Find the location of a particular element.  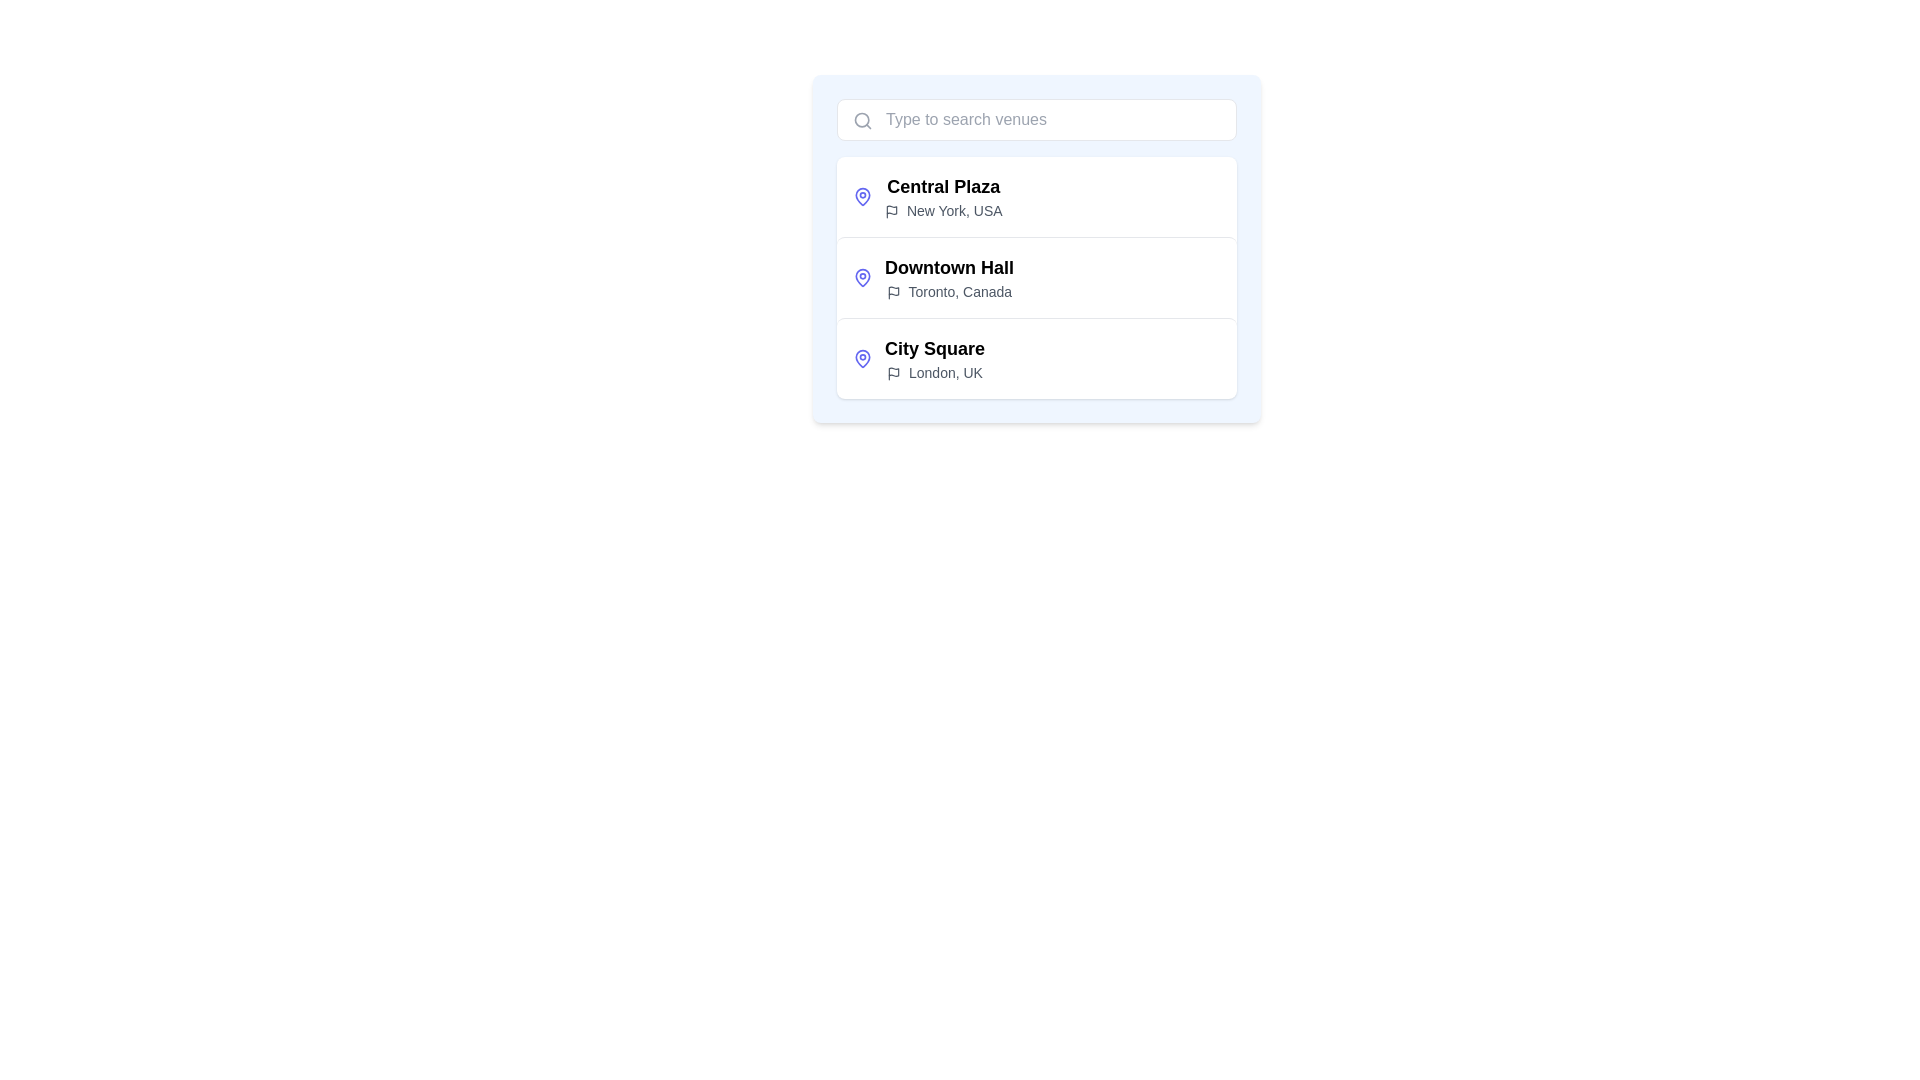

the pin icon with a circular base and pointed bottom, styled in indigo, located at the top-left corner of the 'Central Plaza' list item in the search results panel is located at coordinates (863, 196).